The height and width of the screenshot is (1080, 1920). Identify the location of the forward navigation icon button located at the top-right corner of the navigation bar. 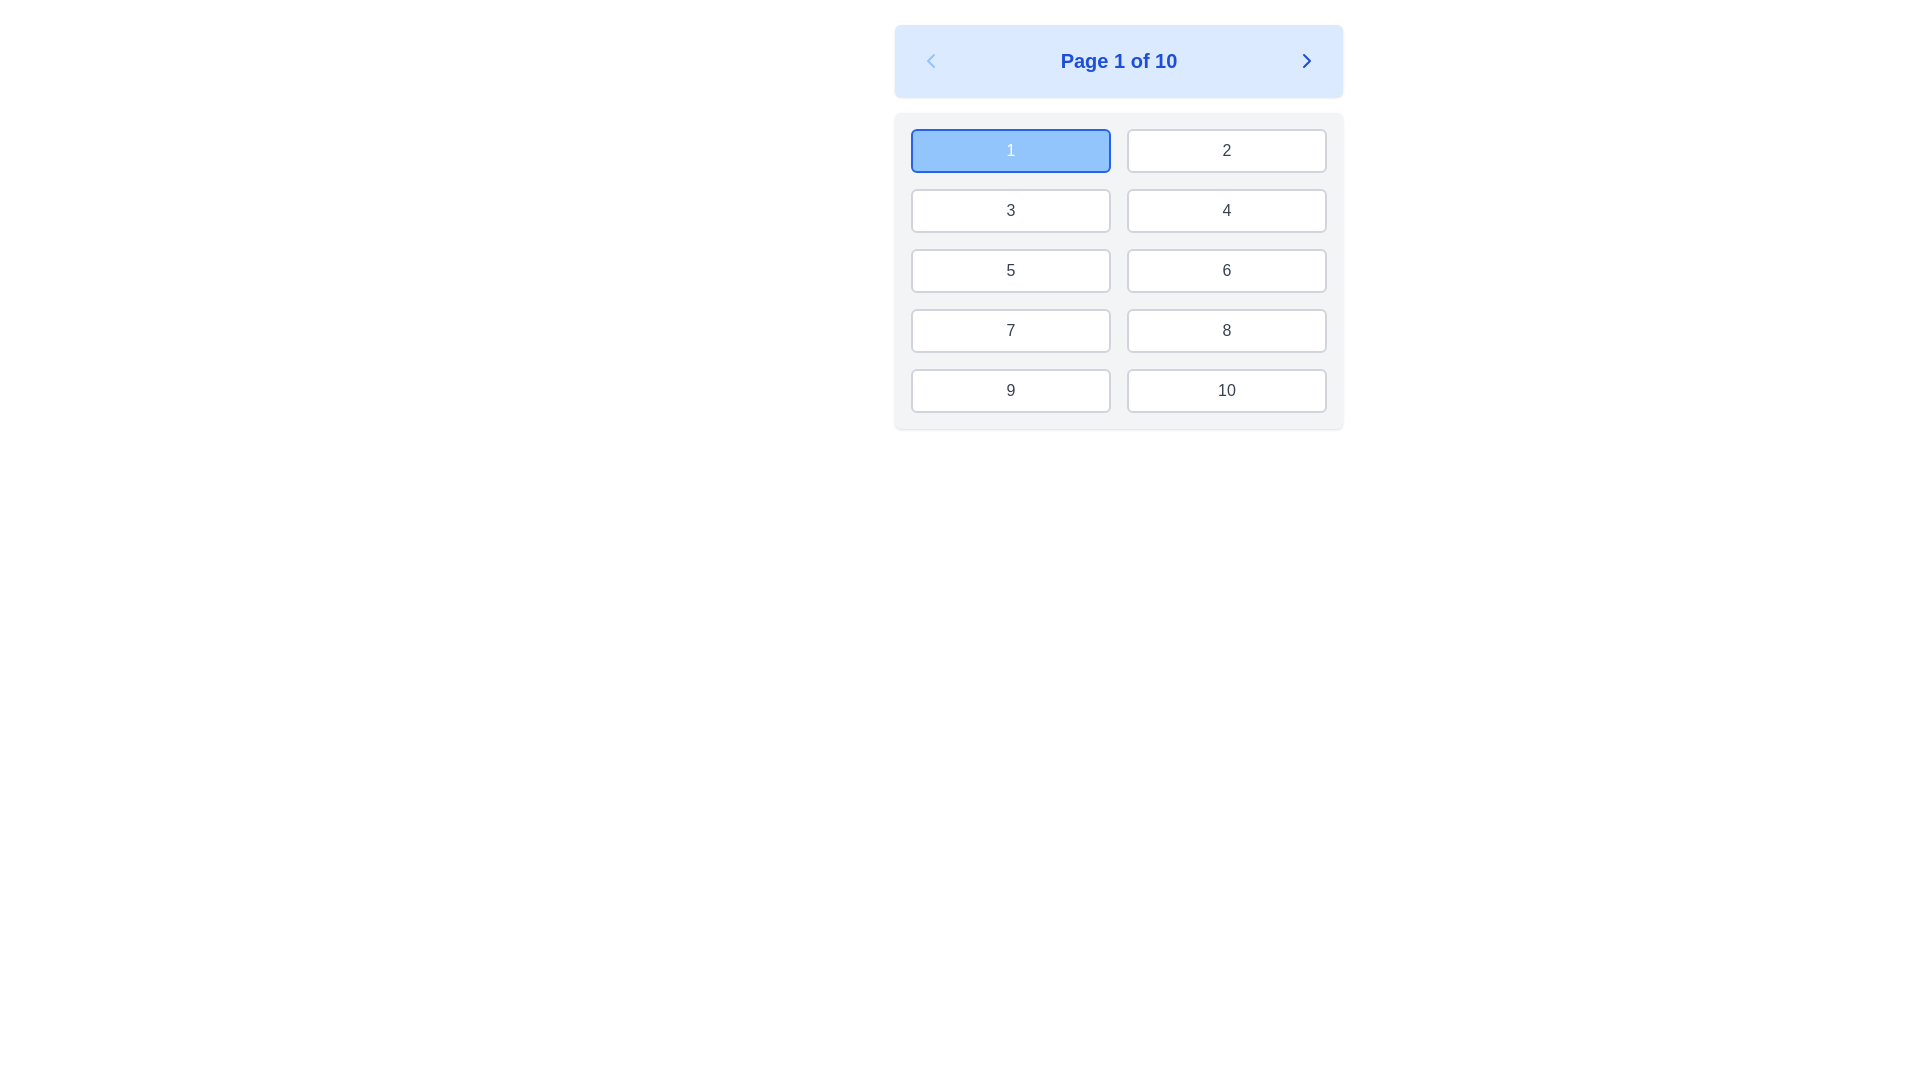
(1306, 60).